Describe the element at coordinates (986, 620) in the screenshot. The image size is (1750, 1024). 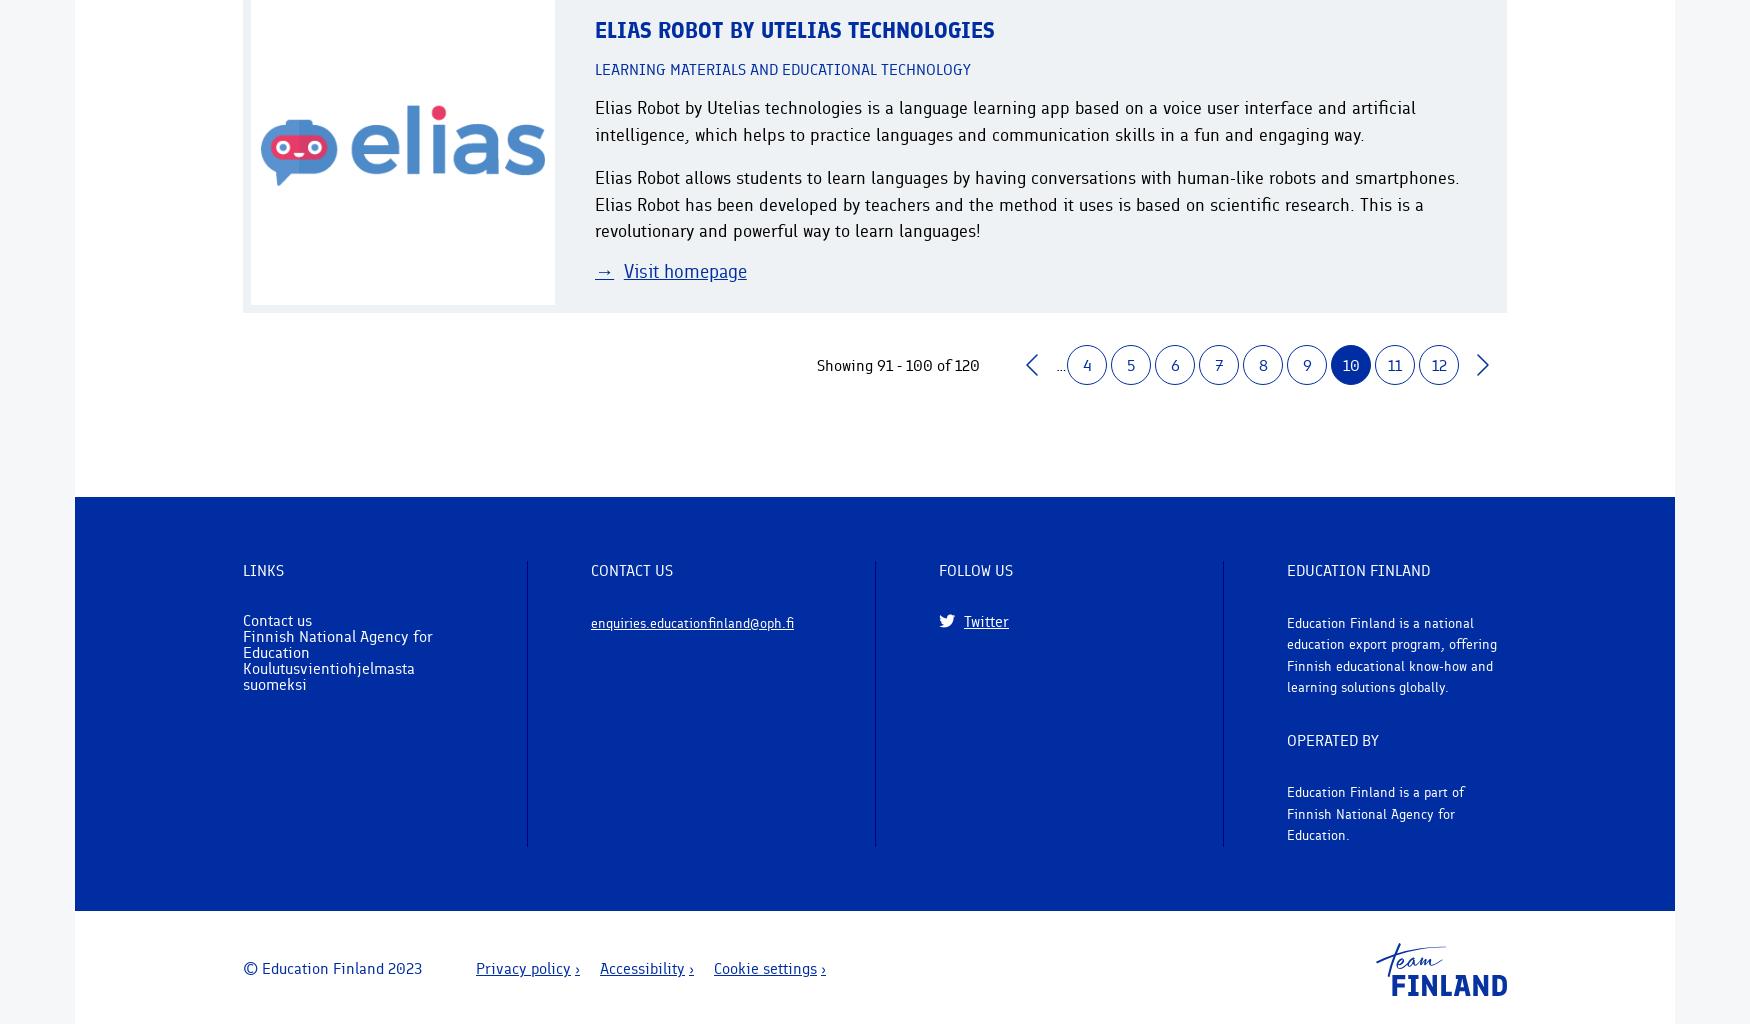
I see `'Twitter'` at that location.